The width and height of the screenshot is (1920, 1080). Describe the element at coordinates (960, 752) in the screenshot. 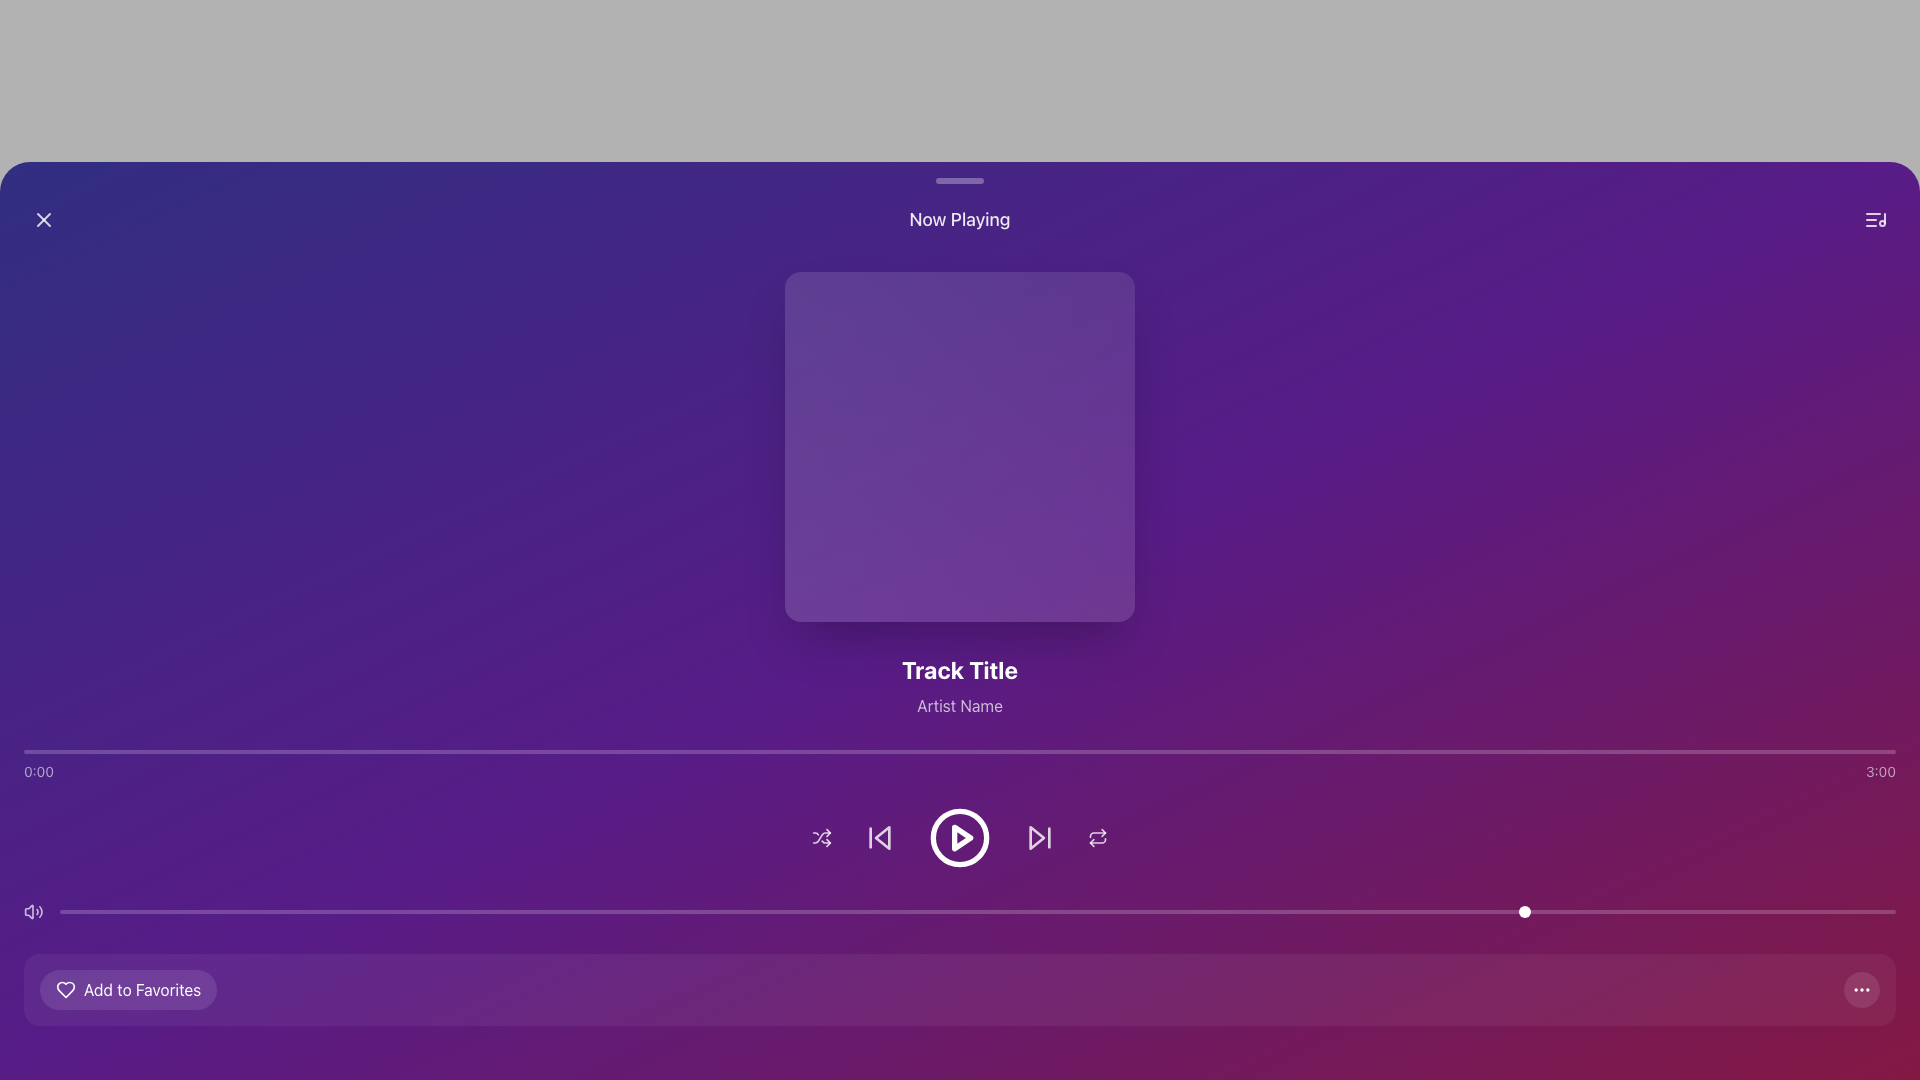

I see `the progress bar or timeline tracker located at the bottom of the main content section, between the time labels '0:00' and '3:00'` at that location.